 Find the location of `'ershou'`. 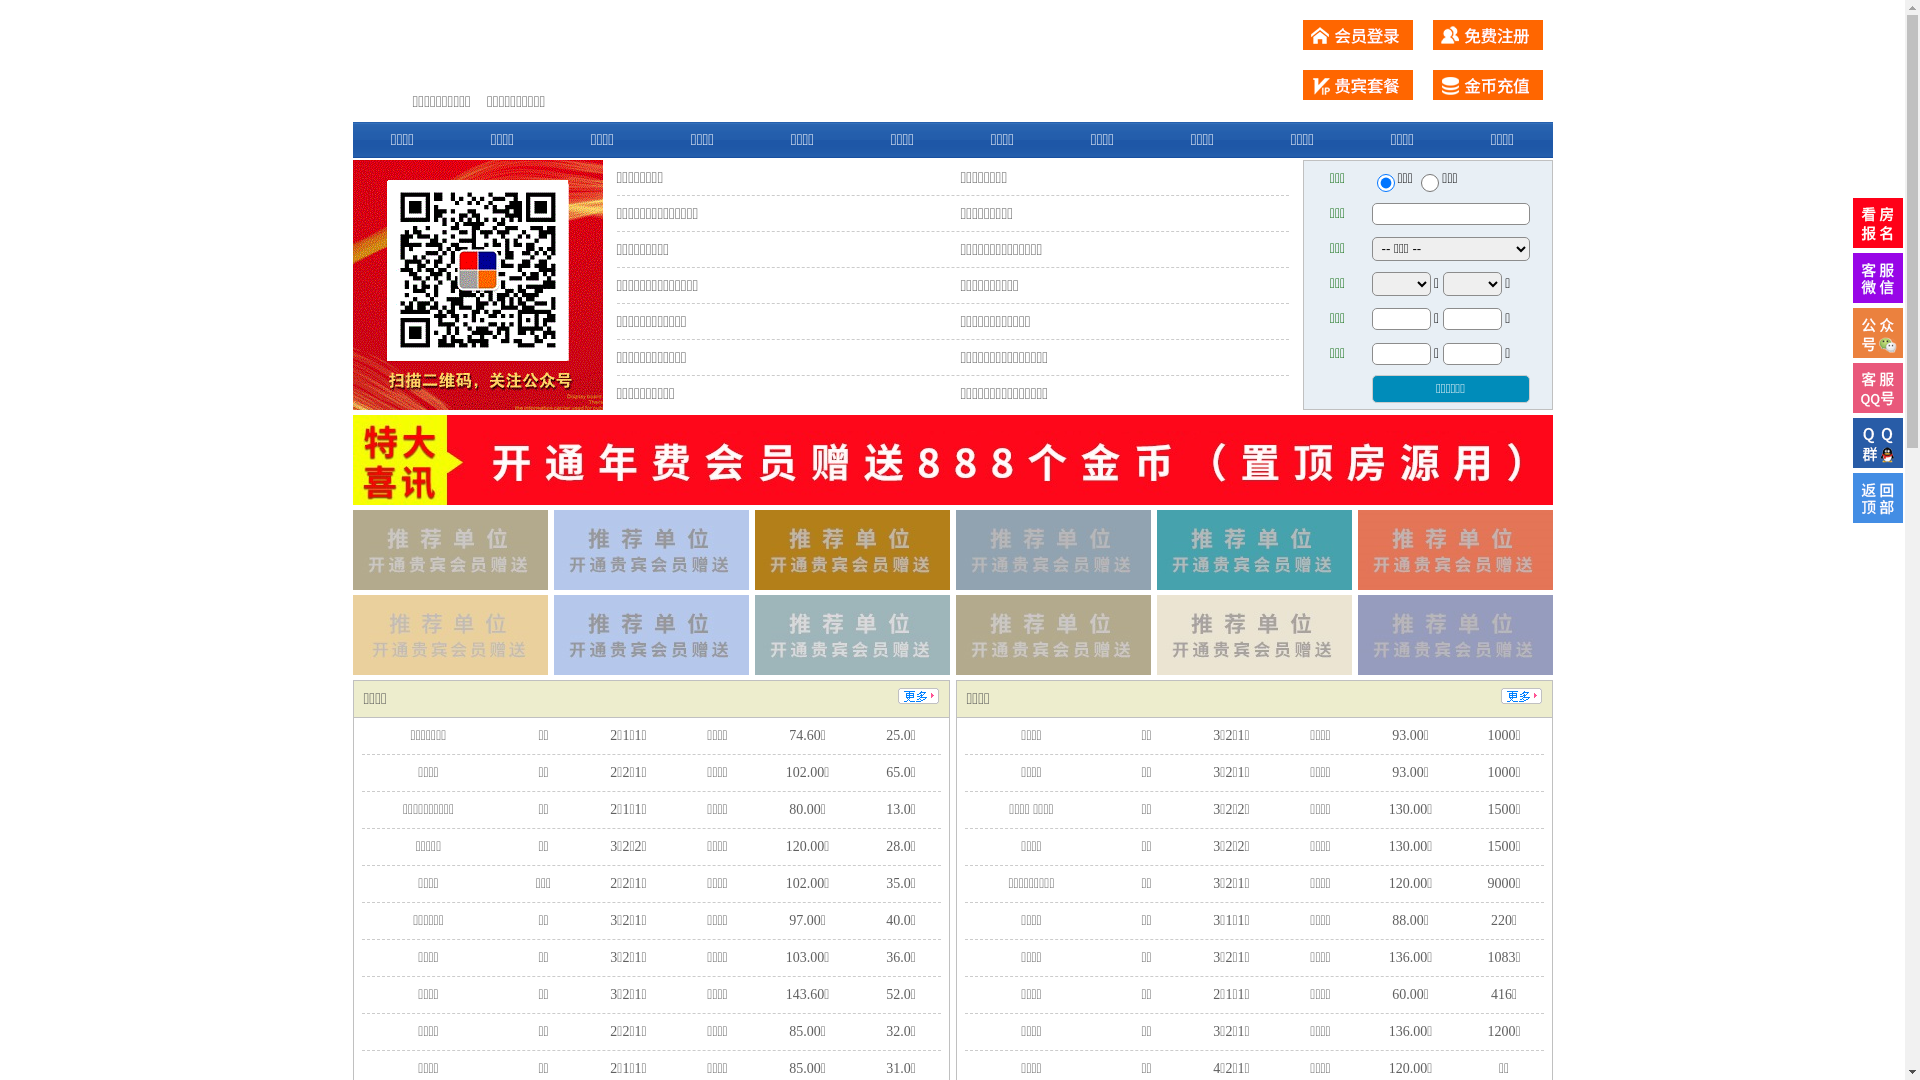

'ershou' is located at coordinates (1384, 182).